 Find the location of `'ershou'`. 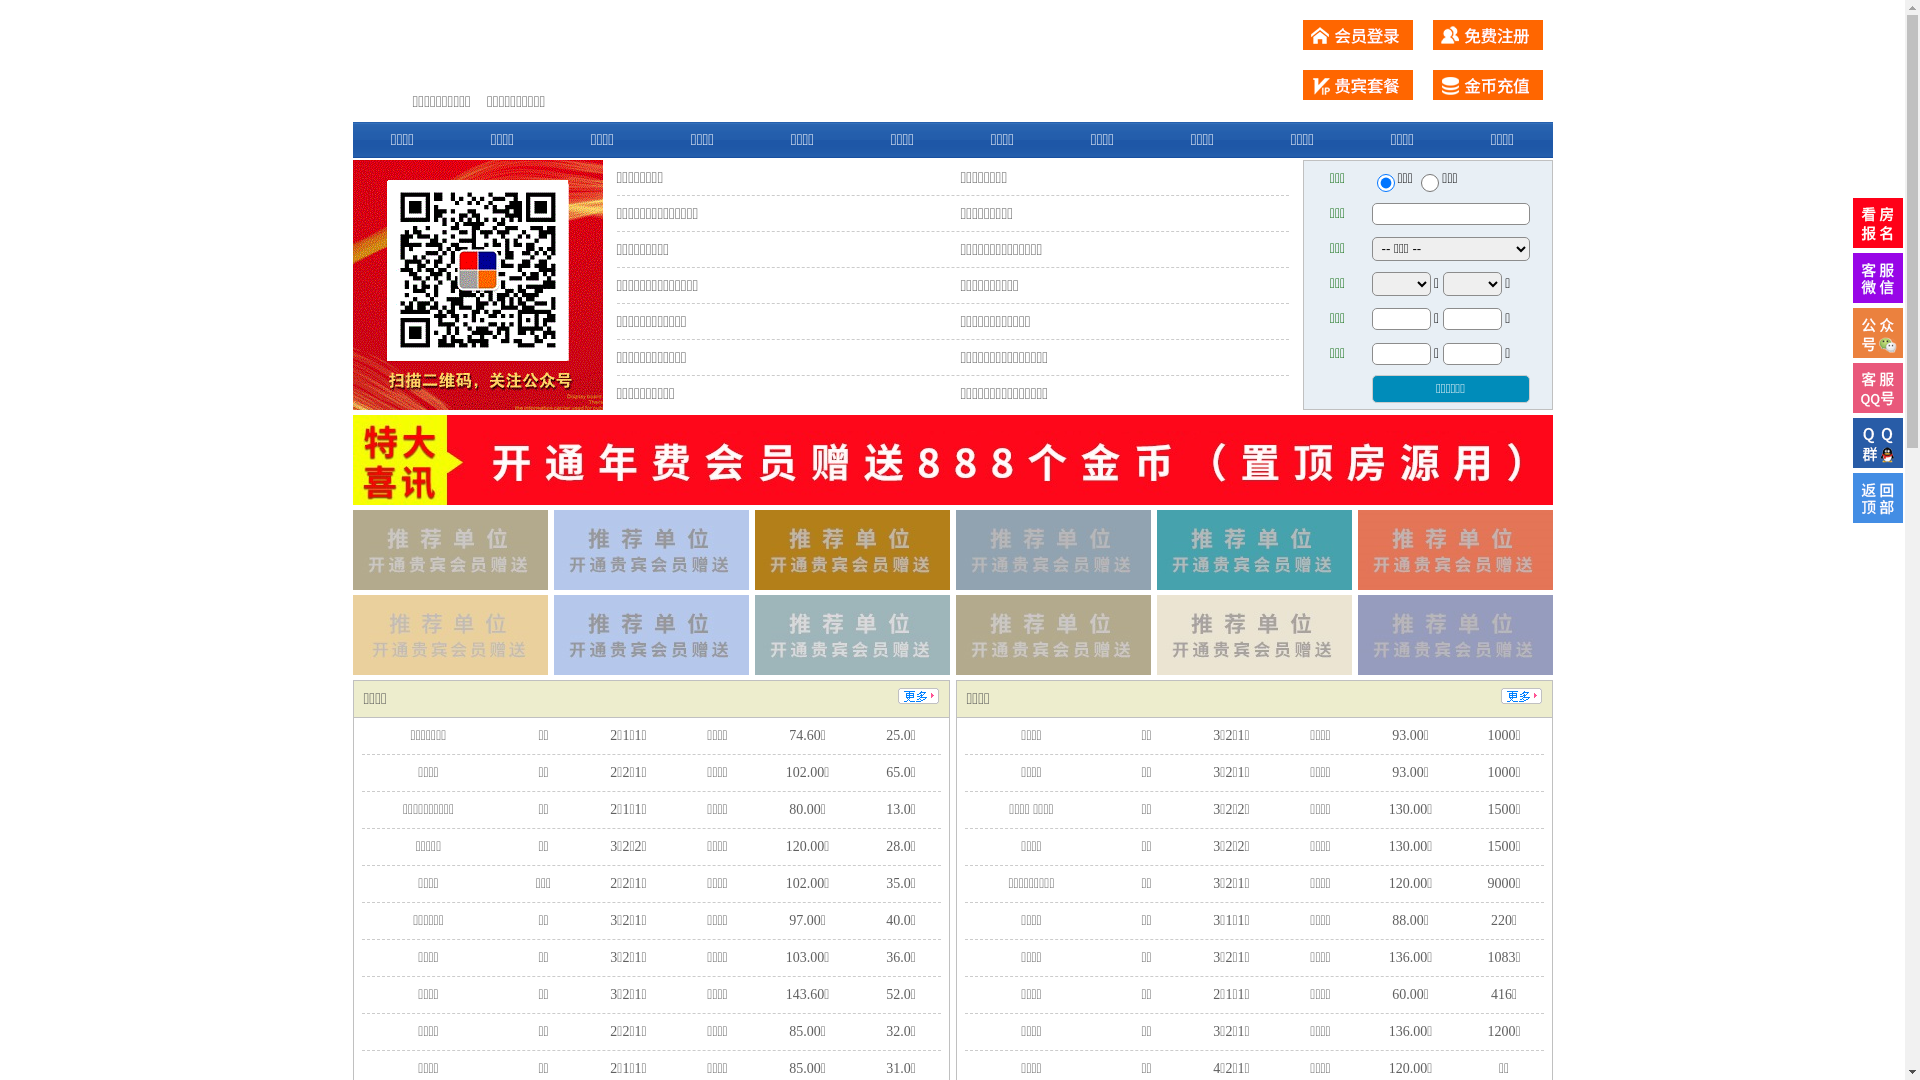

'ershou' is located at coordinates (1384, 182).